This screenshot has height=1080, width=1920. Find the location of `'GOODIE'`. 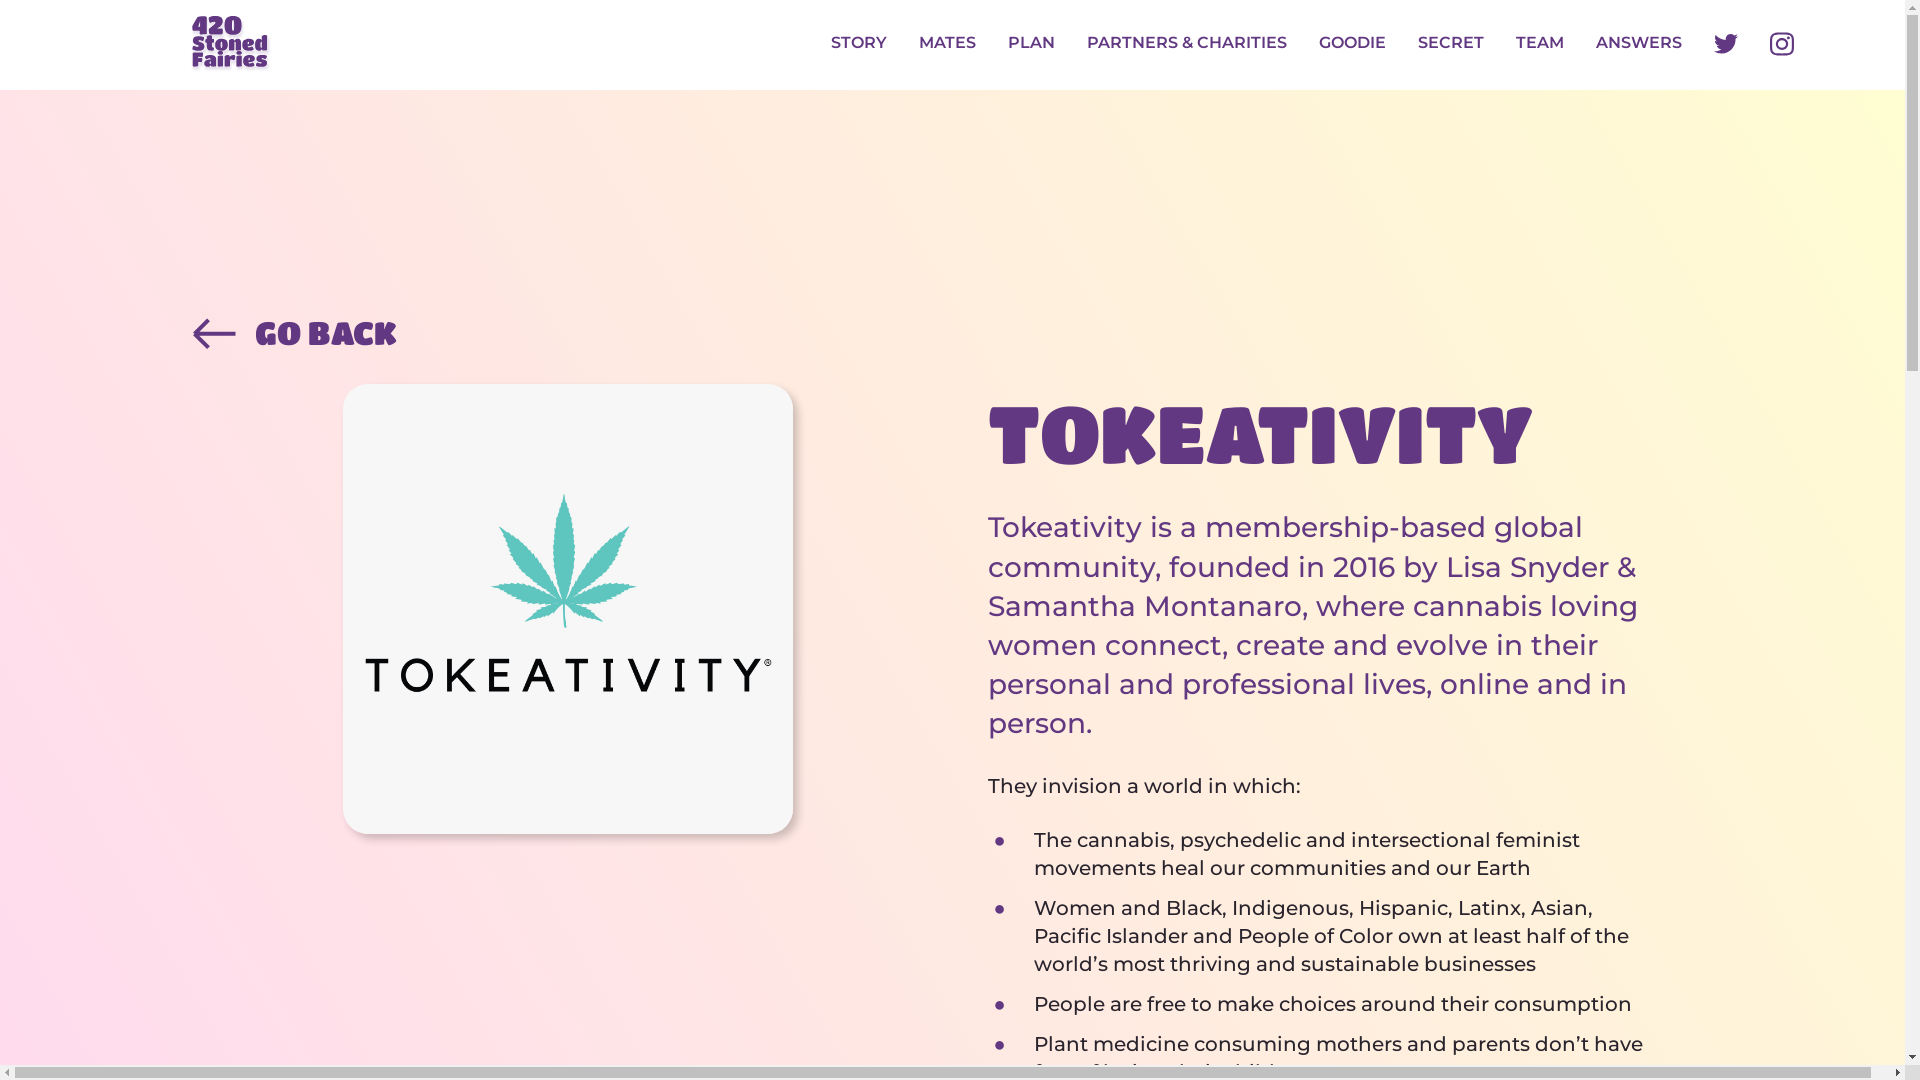

'GOODIE' is located at coordinates (1319, 44).